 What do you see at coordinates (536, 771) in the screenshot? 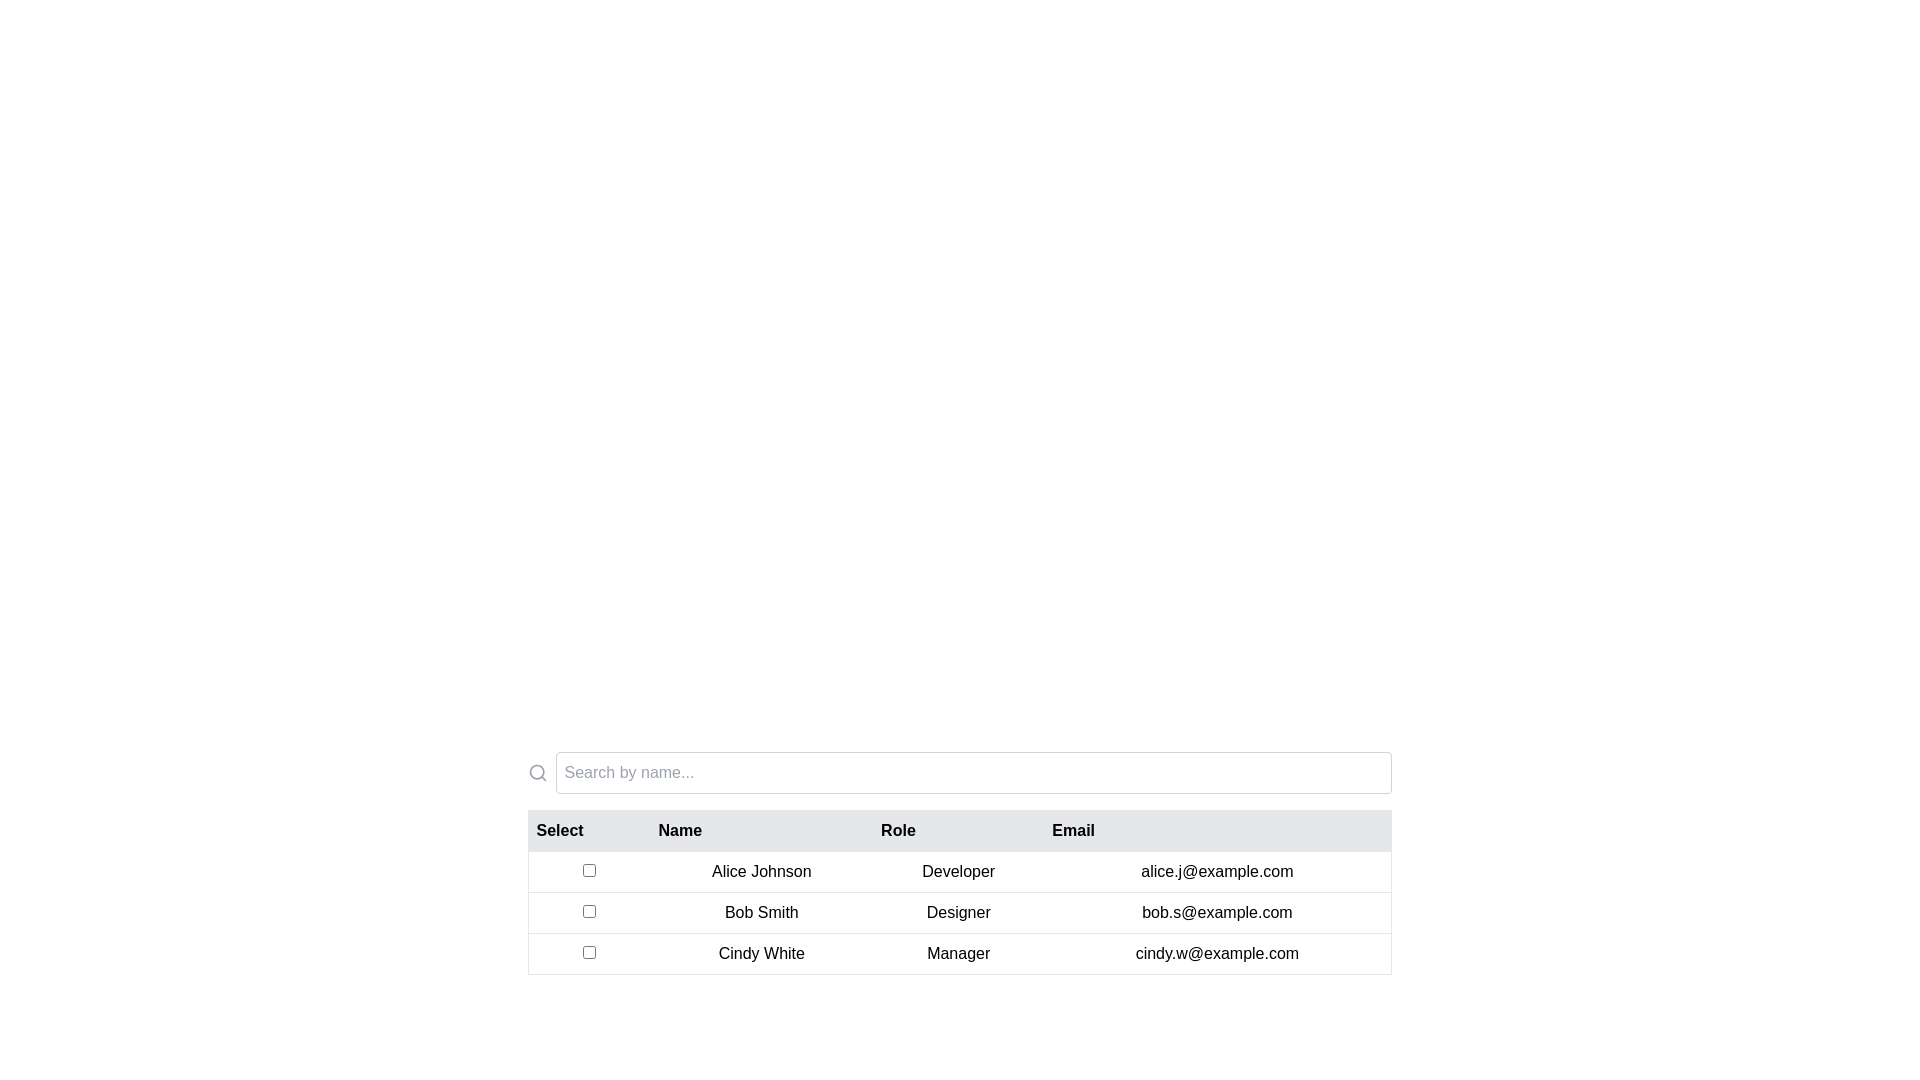
I see `the SVG circle that represents the glass lens part of the search icon, located to the left of the search bar at the top of the table interface` at bounding box center [536, 771].